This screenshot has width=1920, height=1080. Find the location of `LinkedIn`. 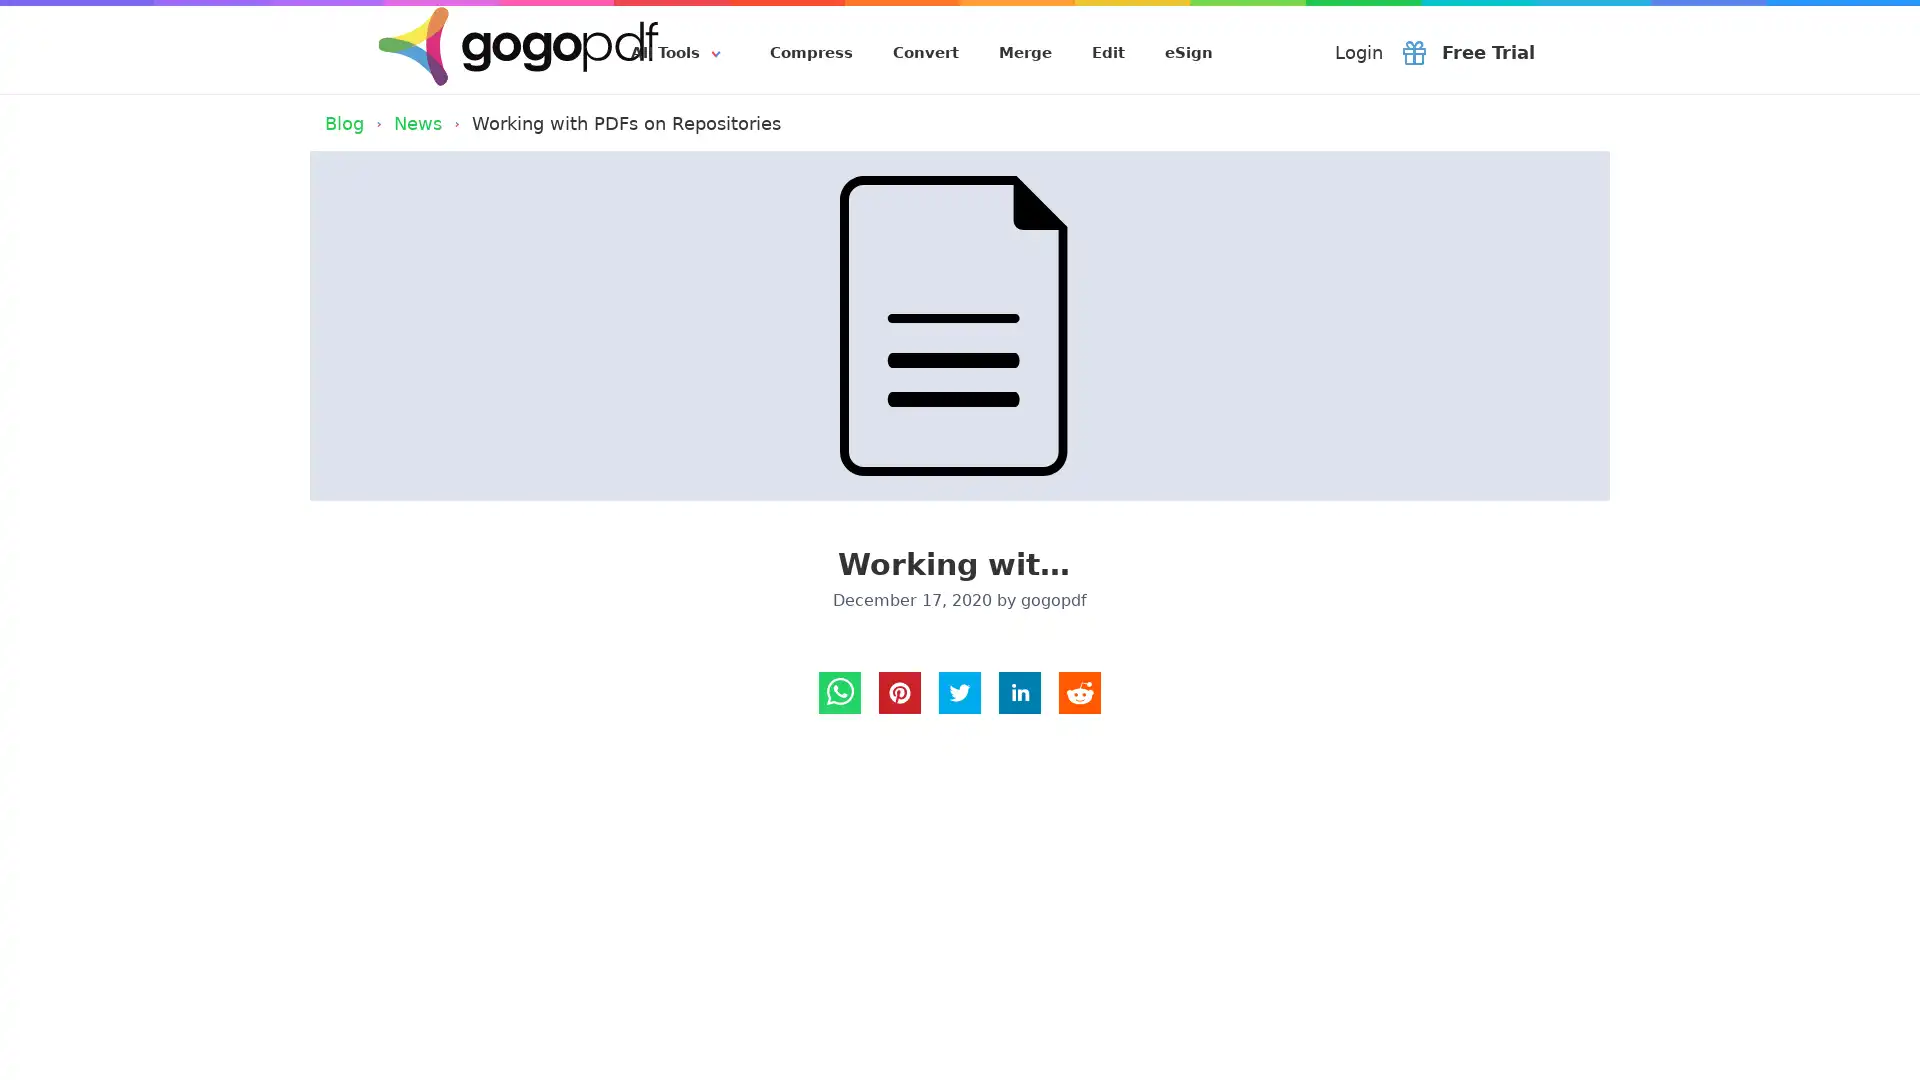

LinkedIn is located at coordinates (1019, 692).